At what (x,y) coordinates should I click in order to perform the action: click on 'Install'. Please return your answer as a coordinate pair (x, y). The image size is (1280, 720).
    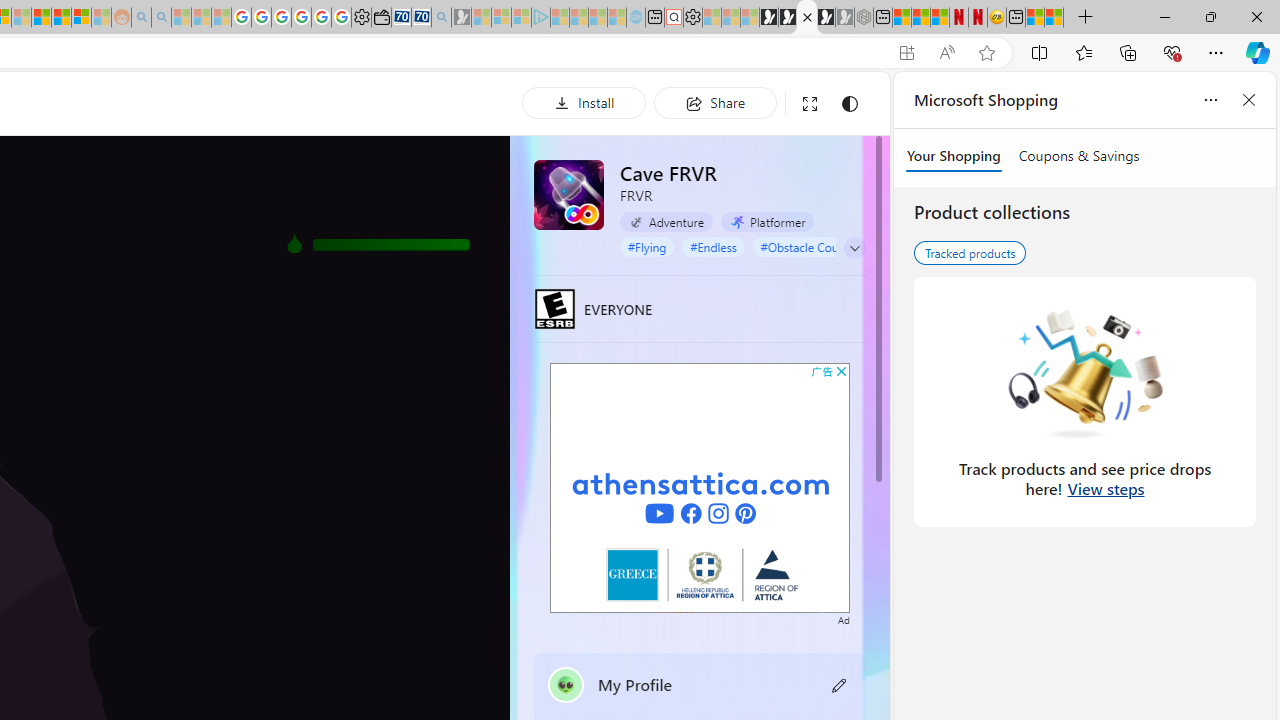
    Looking at the image, I should click on (583, 102).